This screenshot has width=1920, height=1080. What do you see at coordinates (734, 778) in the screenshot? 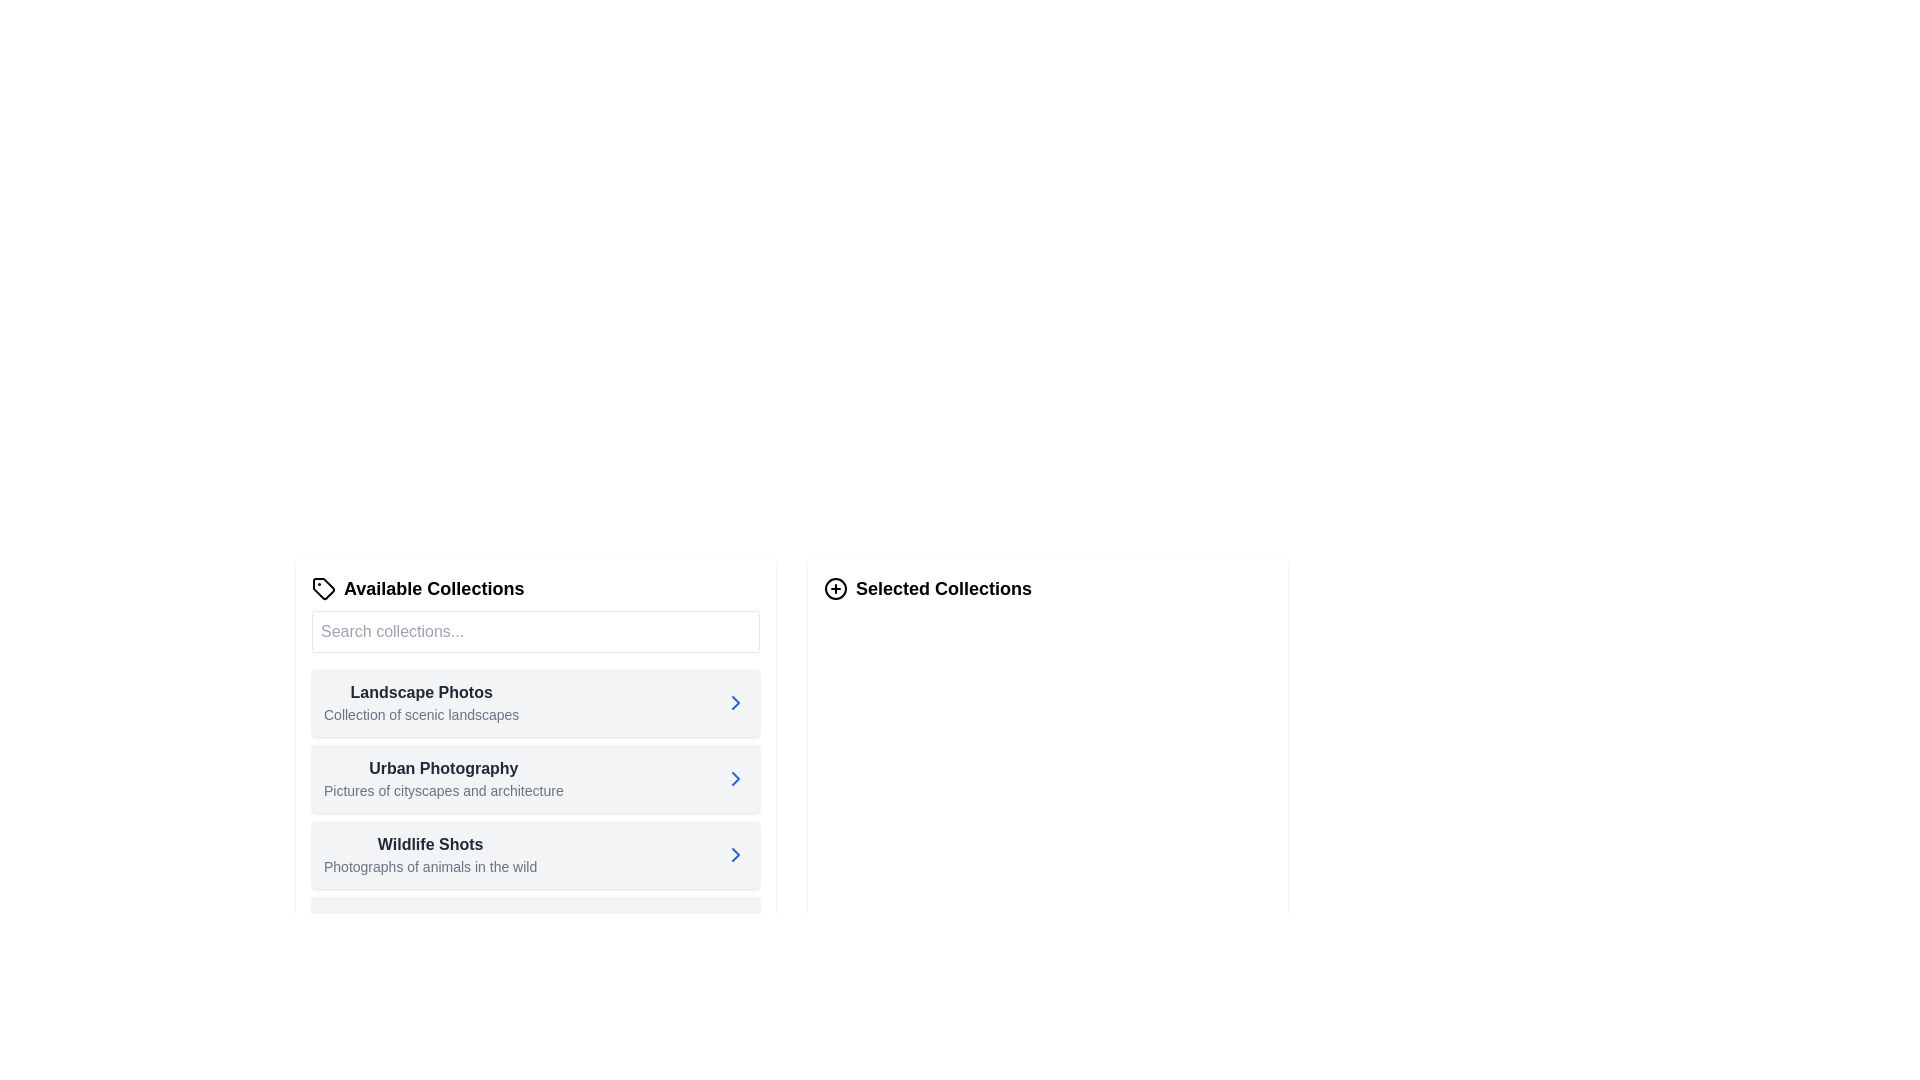
I see `the button located at the far right of the 'Urban Photography' collection in the second row under 'Available Collections'` at bounding box center [734, 778].